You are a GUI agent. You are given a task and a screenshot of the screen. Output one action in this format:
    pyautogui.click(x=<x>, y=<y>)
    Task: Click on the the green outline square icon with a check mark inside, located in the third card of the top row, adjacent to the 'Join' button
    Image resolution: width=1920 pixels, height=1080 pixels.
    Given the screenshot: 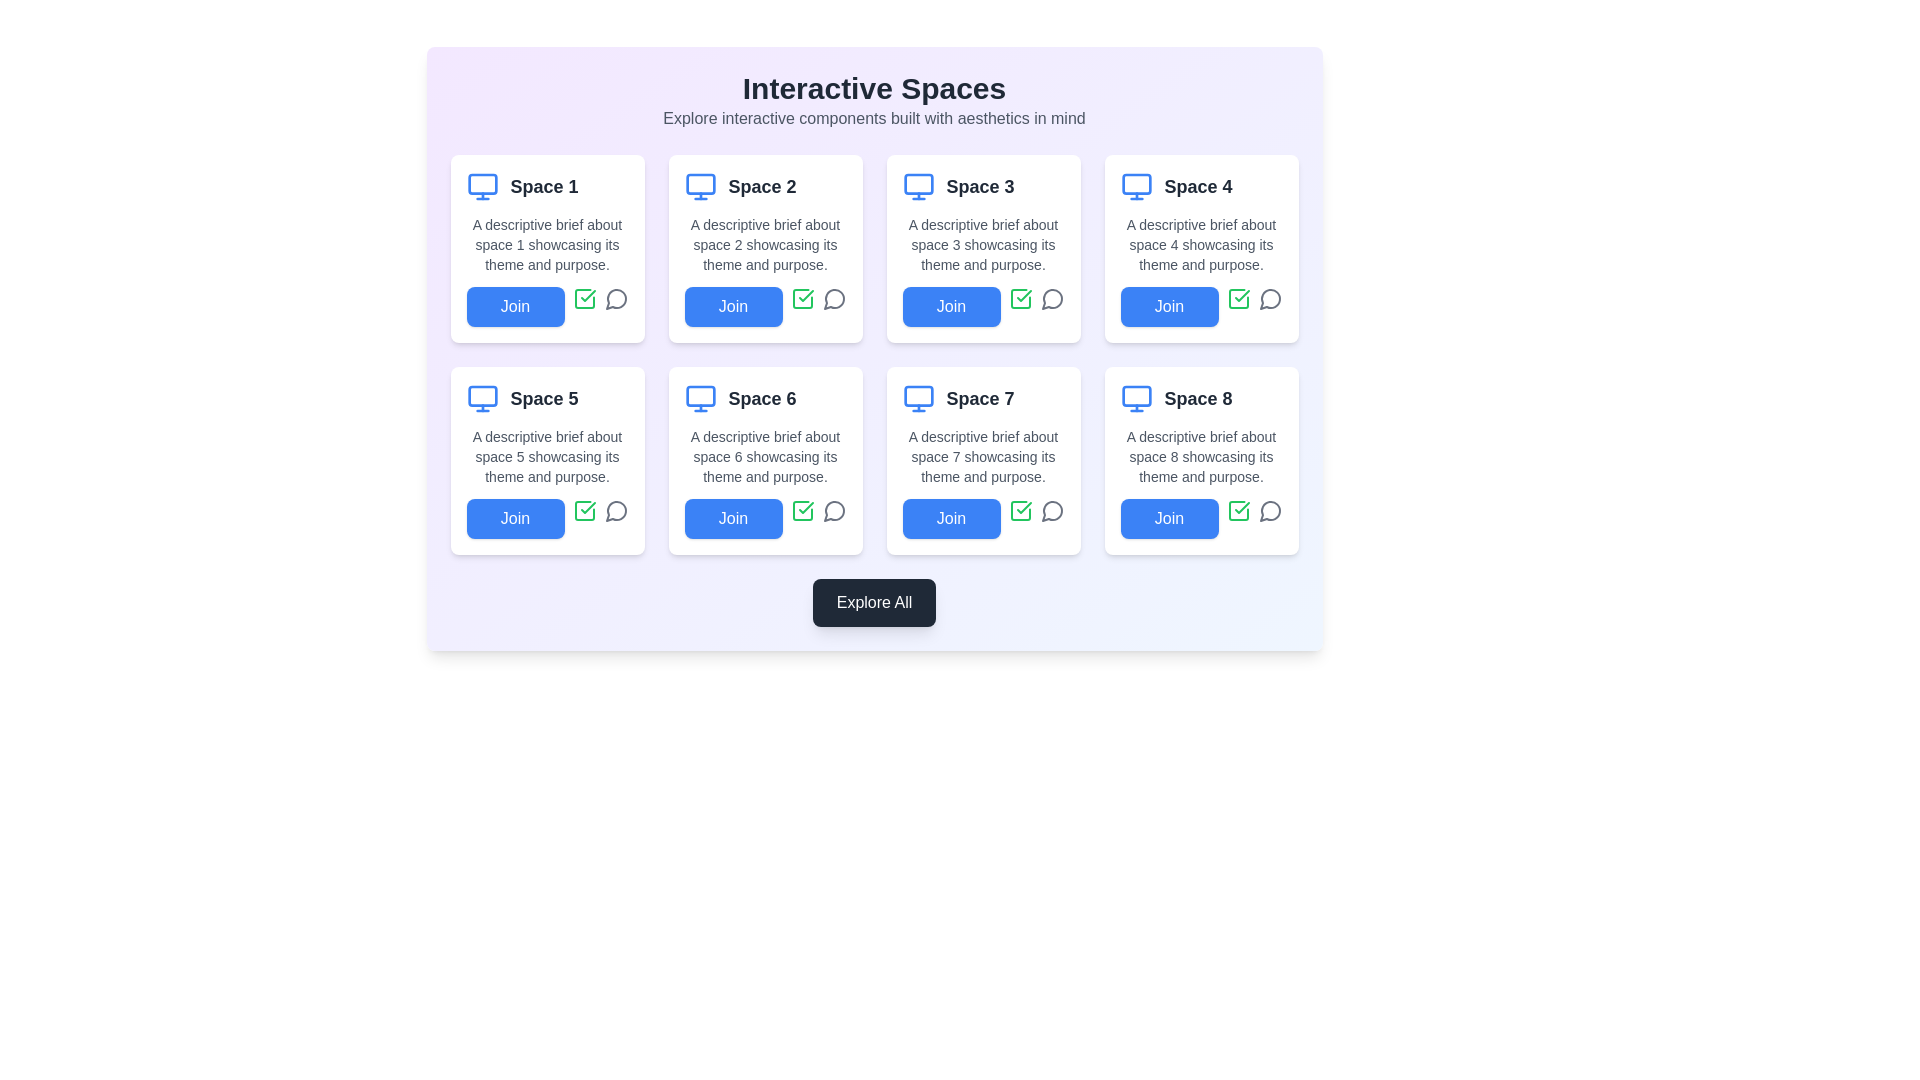 What is the action you would take?
    pyautogui.click(x=1020, y=299)
    